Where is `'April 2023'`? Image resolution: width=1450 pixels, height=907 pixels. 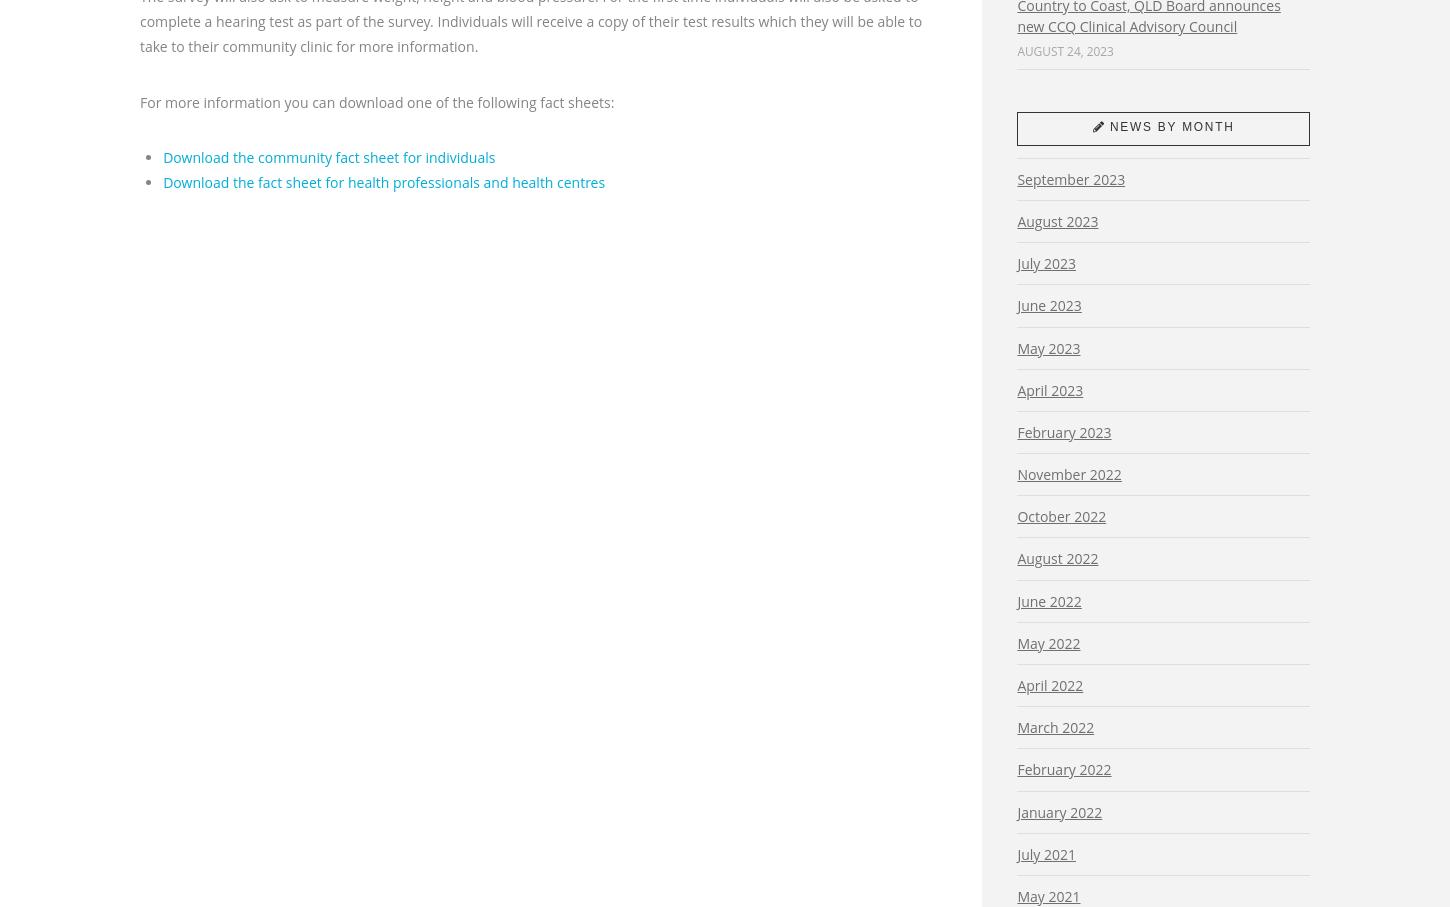 'April 2023' is located at coordinates (1017, 389).